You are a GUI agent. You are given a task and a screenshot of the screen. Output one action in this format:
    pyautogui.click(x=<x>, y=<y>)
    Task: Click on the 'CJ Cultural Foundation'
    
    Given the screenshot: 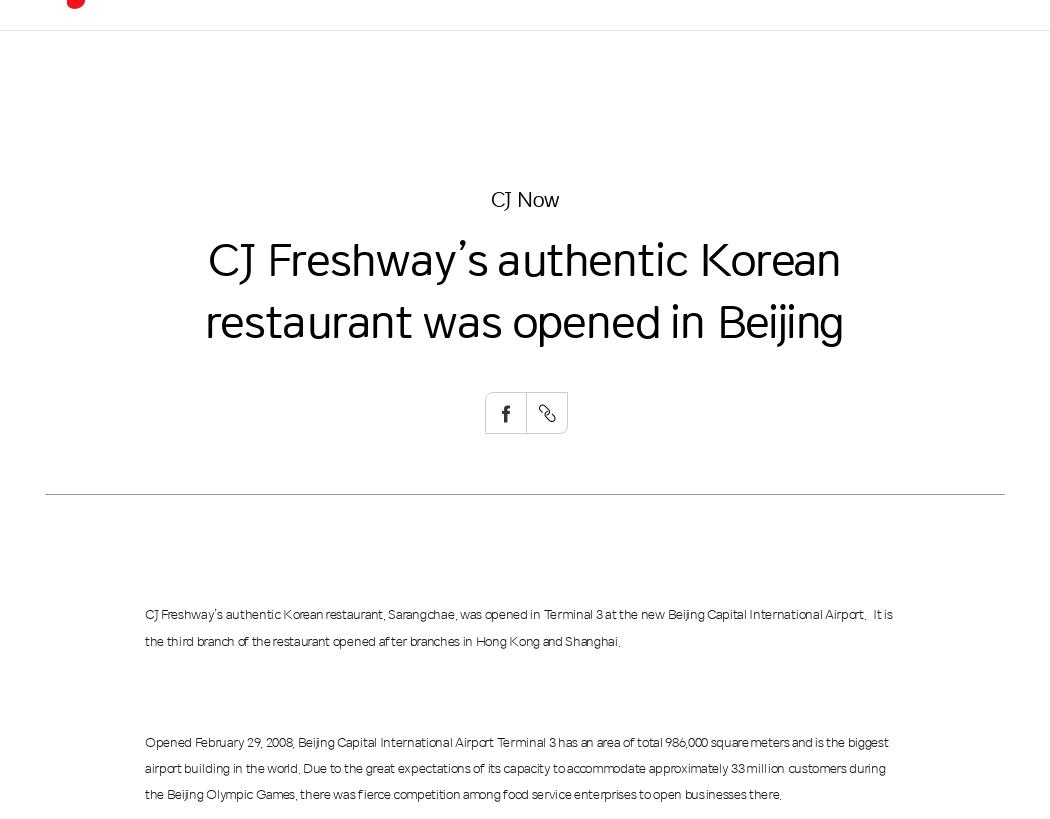 What is the action you would take?
    pyautogui.click(x=562, y=310)
    